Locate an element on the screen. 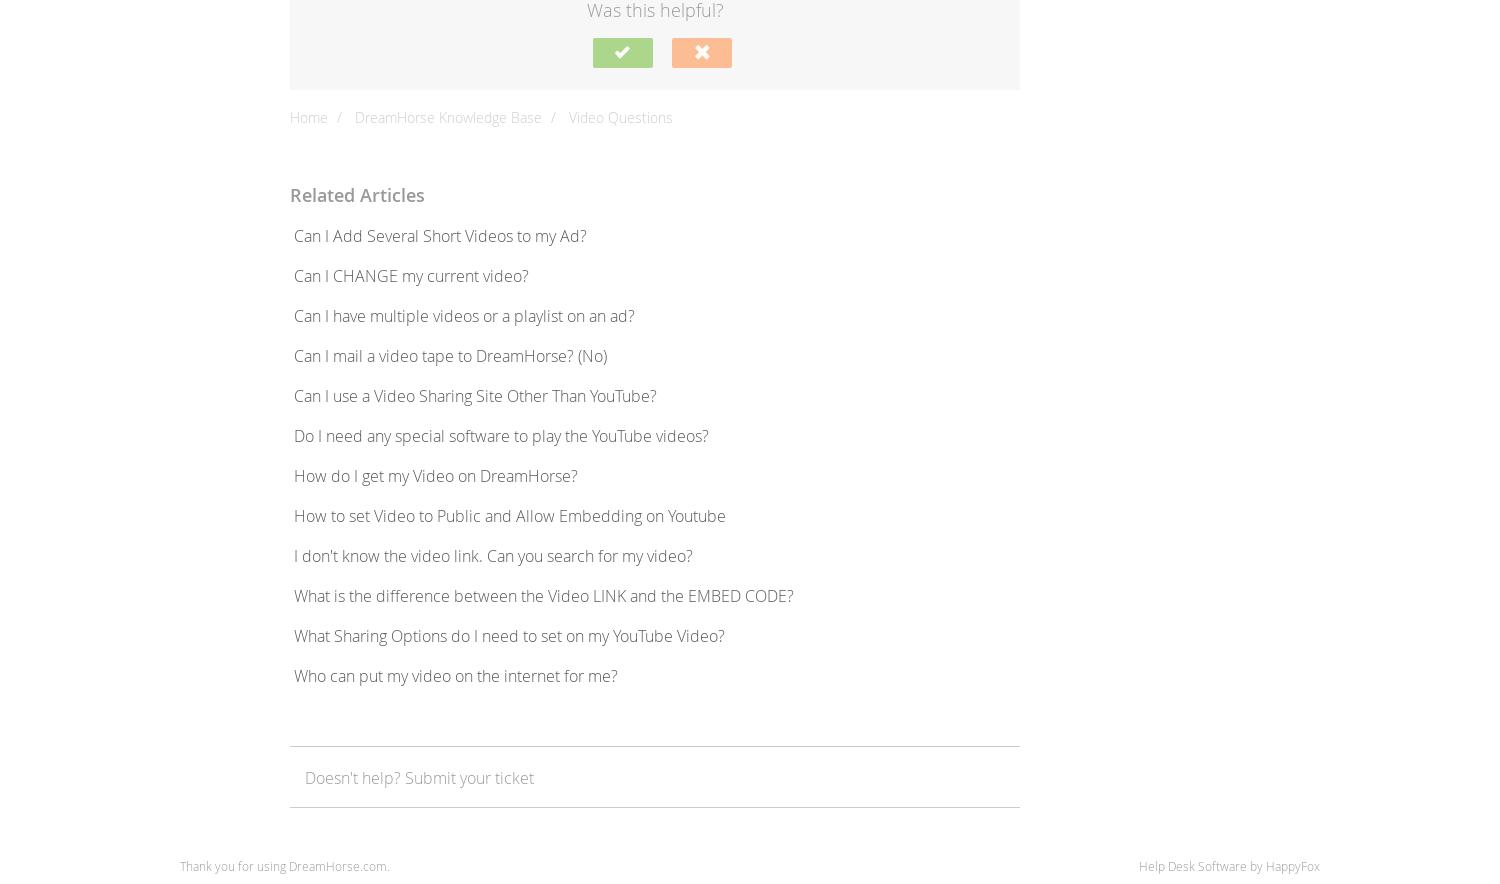 Image resolution: width=1500 pixels, height=884 pixels. 'Related Articles' is located at coordinates (356, 194).